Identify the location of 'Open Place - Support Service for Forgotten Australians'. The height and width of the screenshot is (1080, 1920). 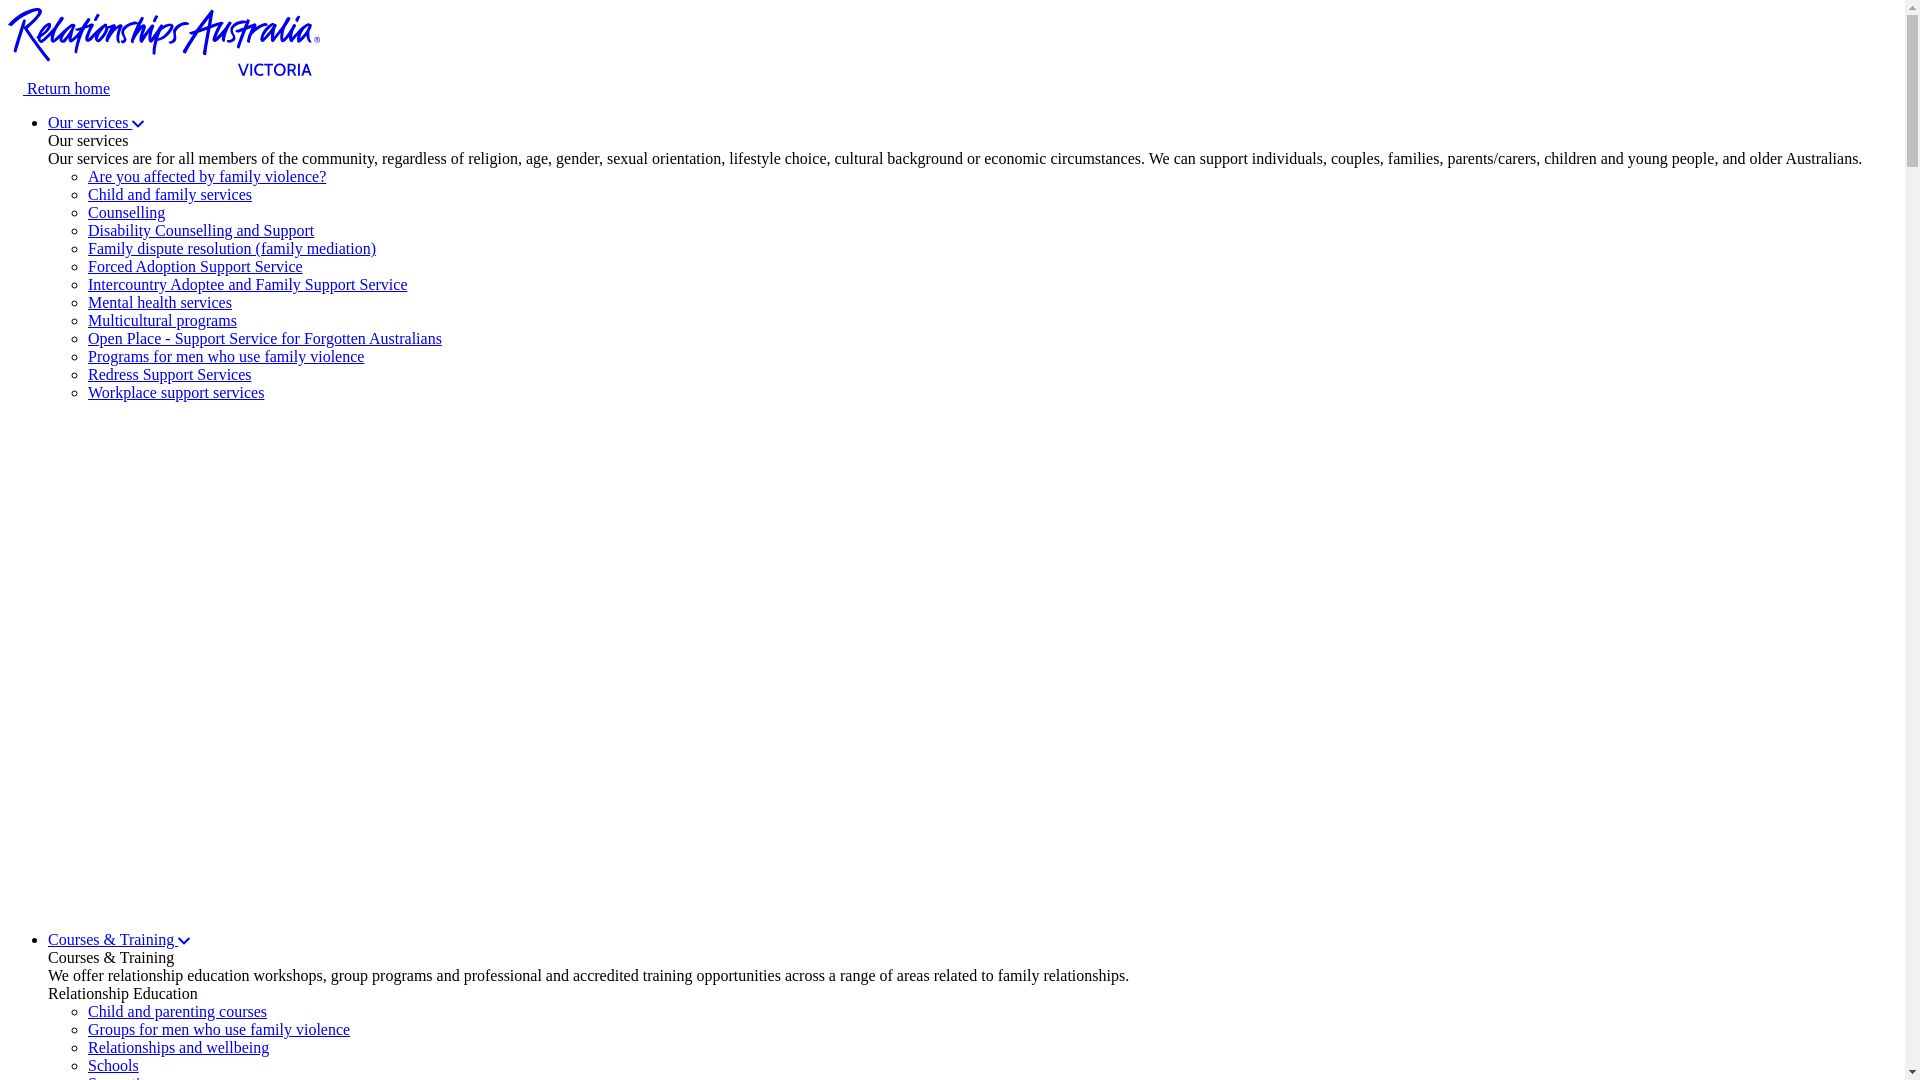
(263, 337).